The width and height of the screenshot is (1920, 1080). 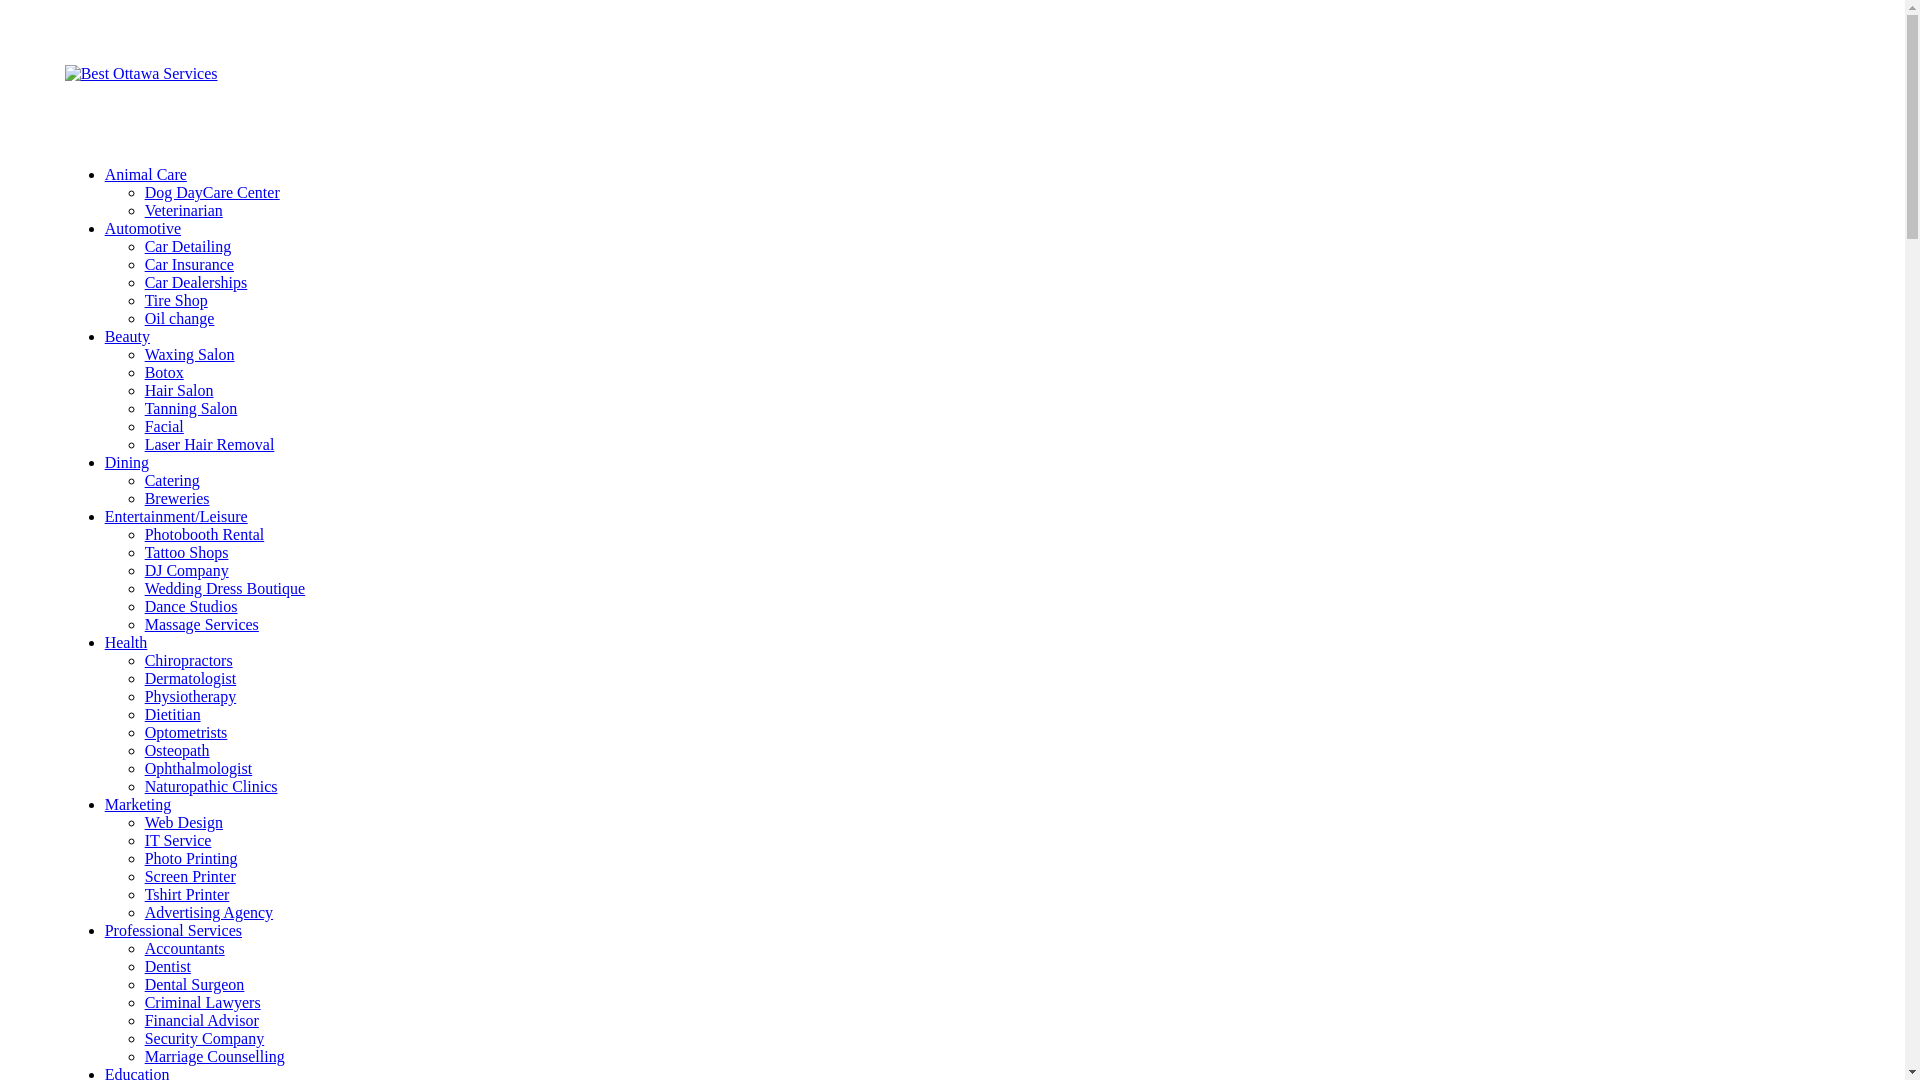 I want to click on 'Tire Shop', so click(x=176, y=300).